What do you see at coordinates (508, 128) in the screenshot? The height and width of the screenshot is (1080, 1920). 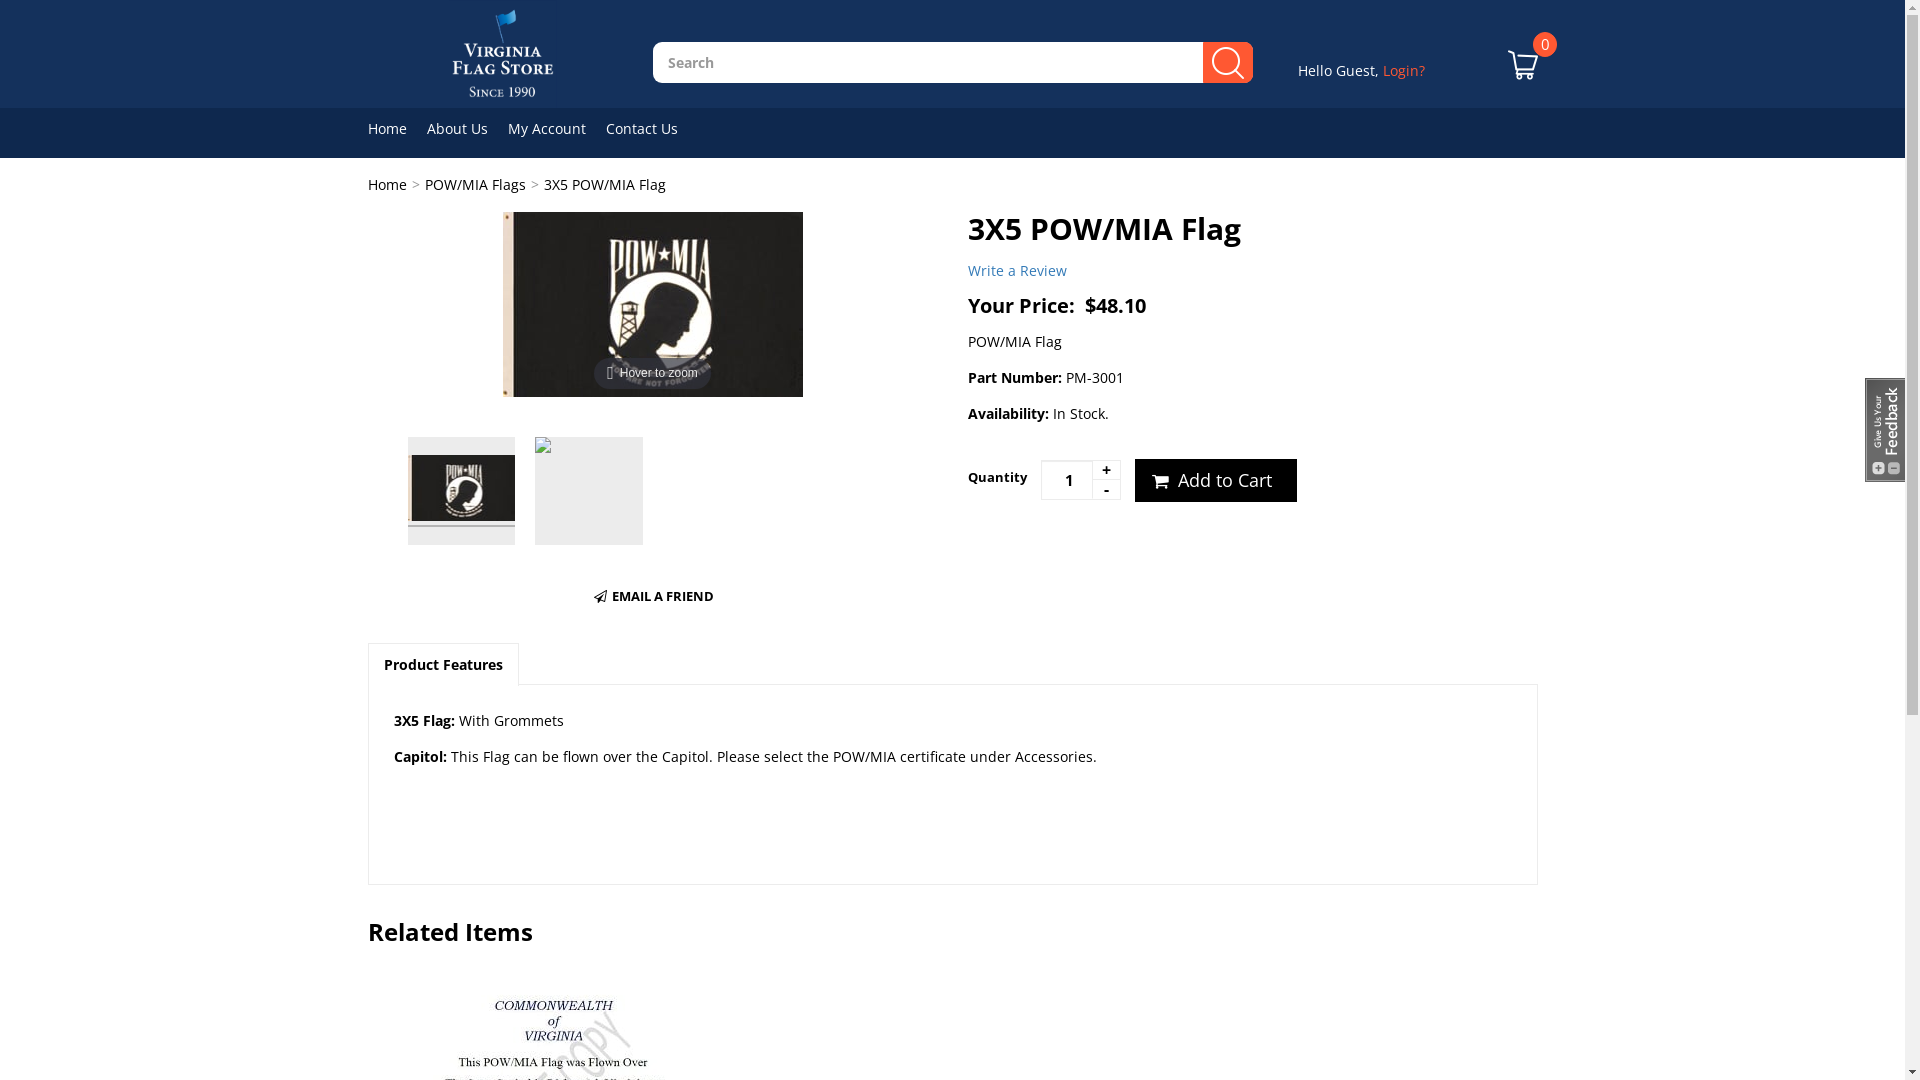 I see `'My Account'` at bounding box center [508, 128].